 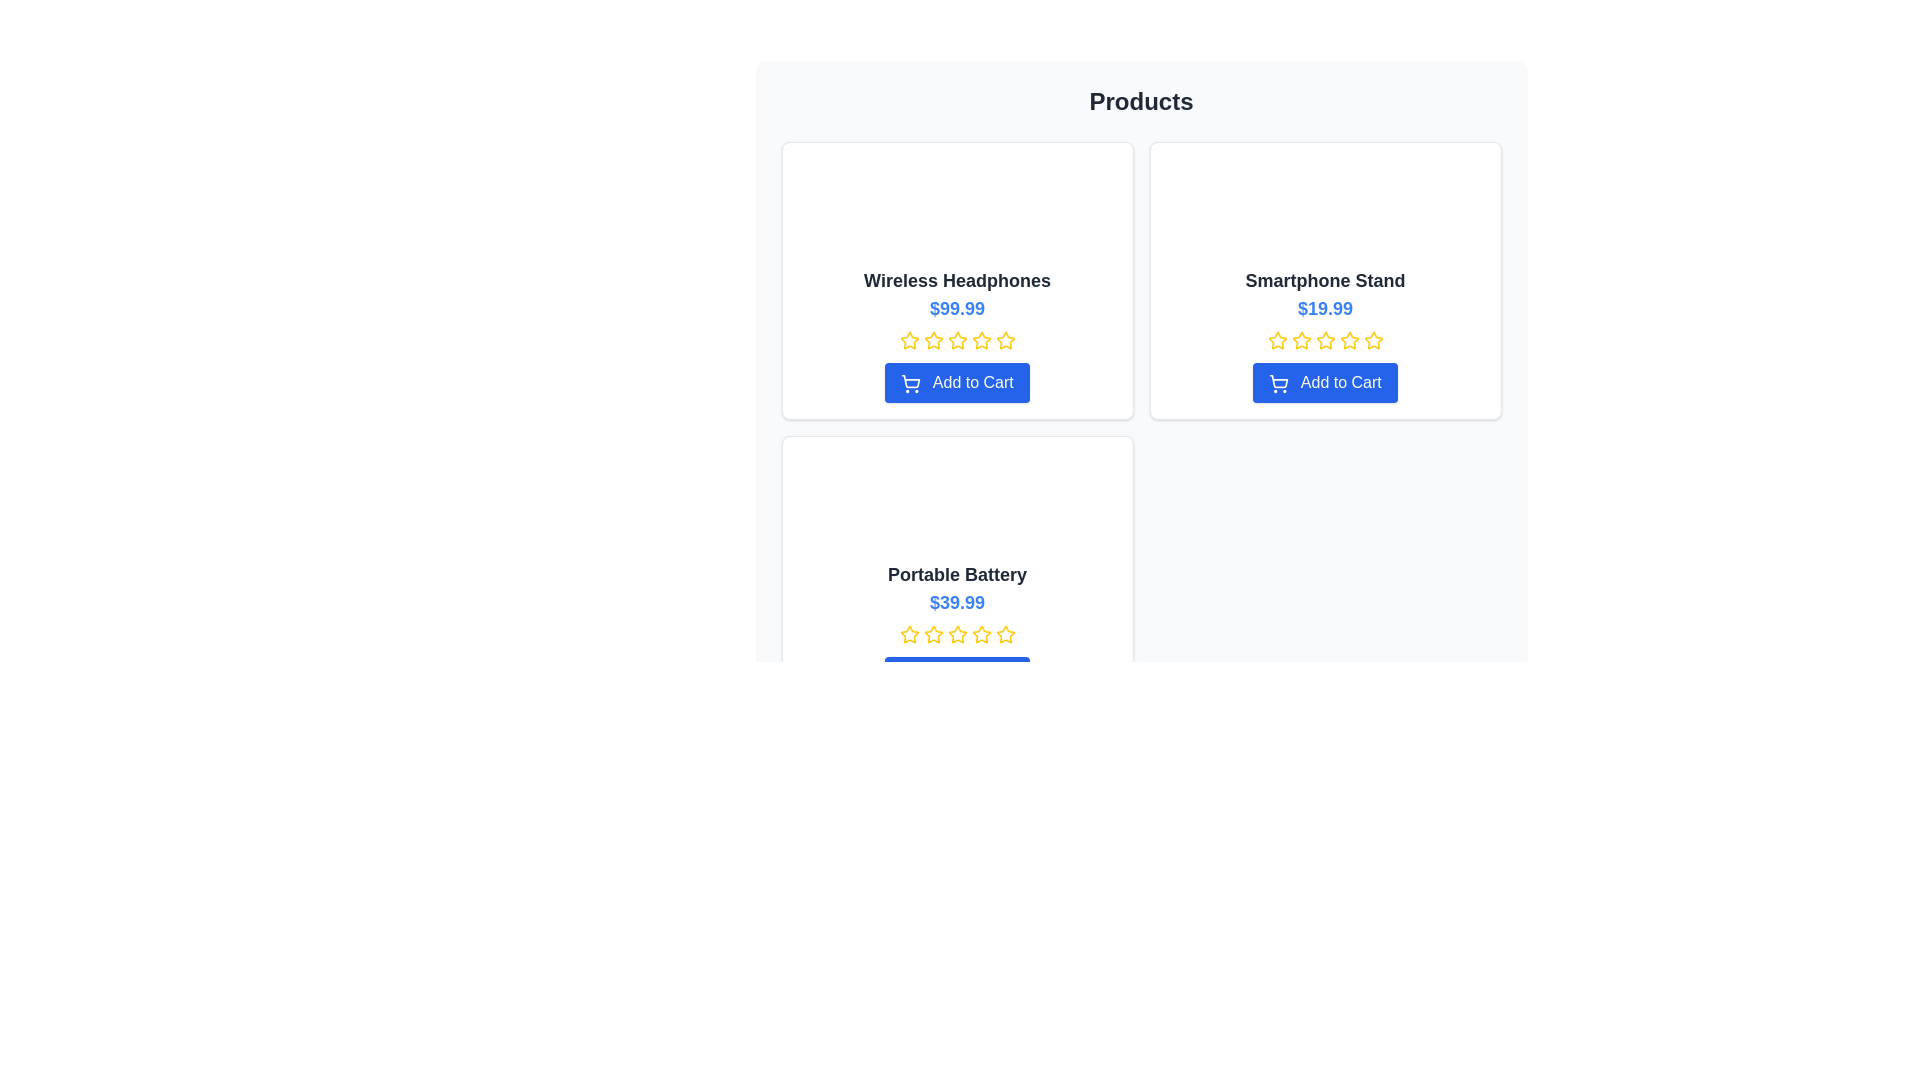 I want to click on the blue rectangular button labeled 'Add to Cart' with a shopping cart icon, located at the bottom of the 'Wireless Headphones' product card, so click(x=956, y=382).